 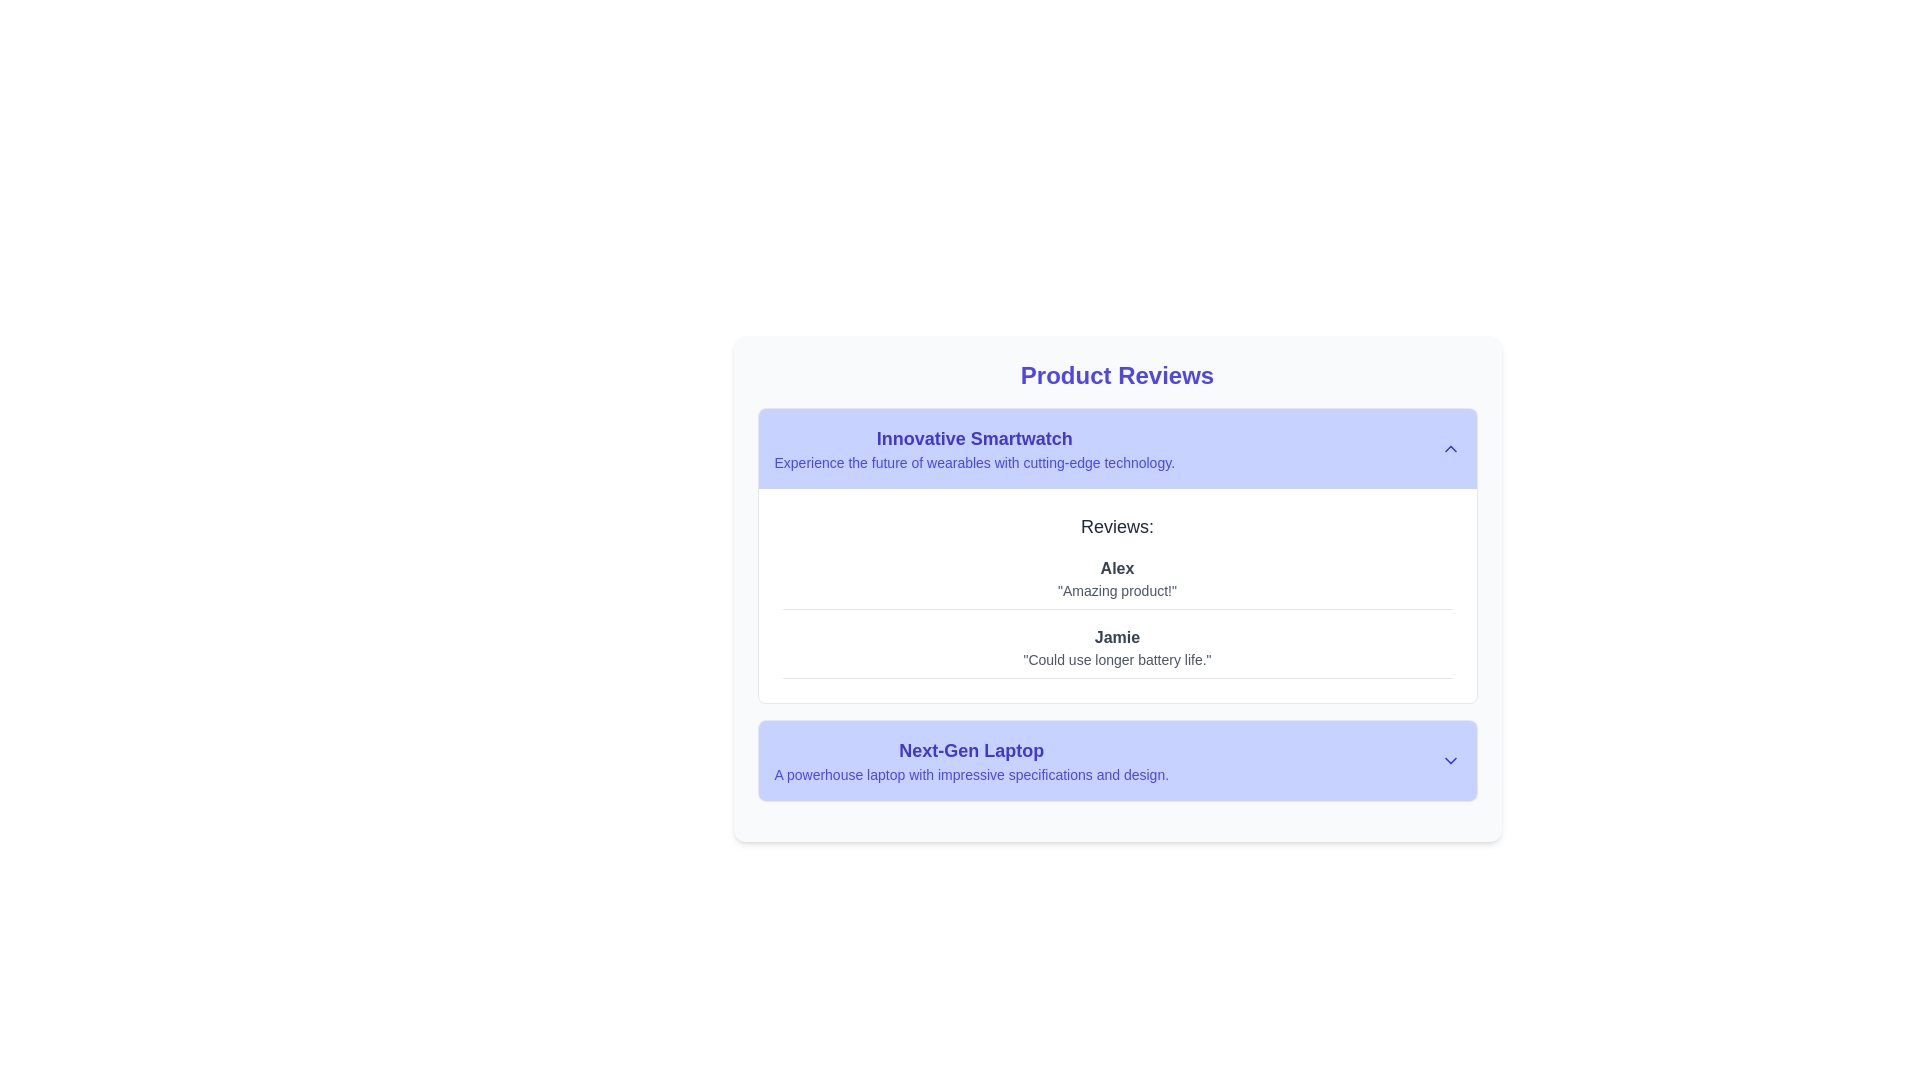 I want to click on the text block displaying the review by Jamie, which includes the name 'Jamie' in bold dark gray and the comment 'Could use longer battery life.' in lighter gray, so click(x=1116, y=652).